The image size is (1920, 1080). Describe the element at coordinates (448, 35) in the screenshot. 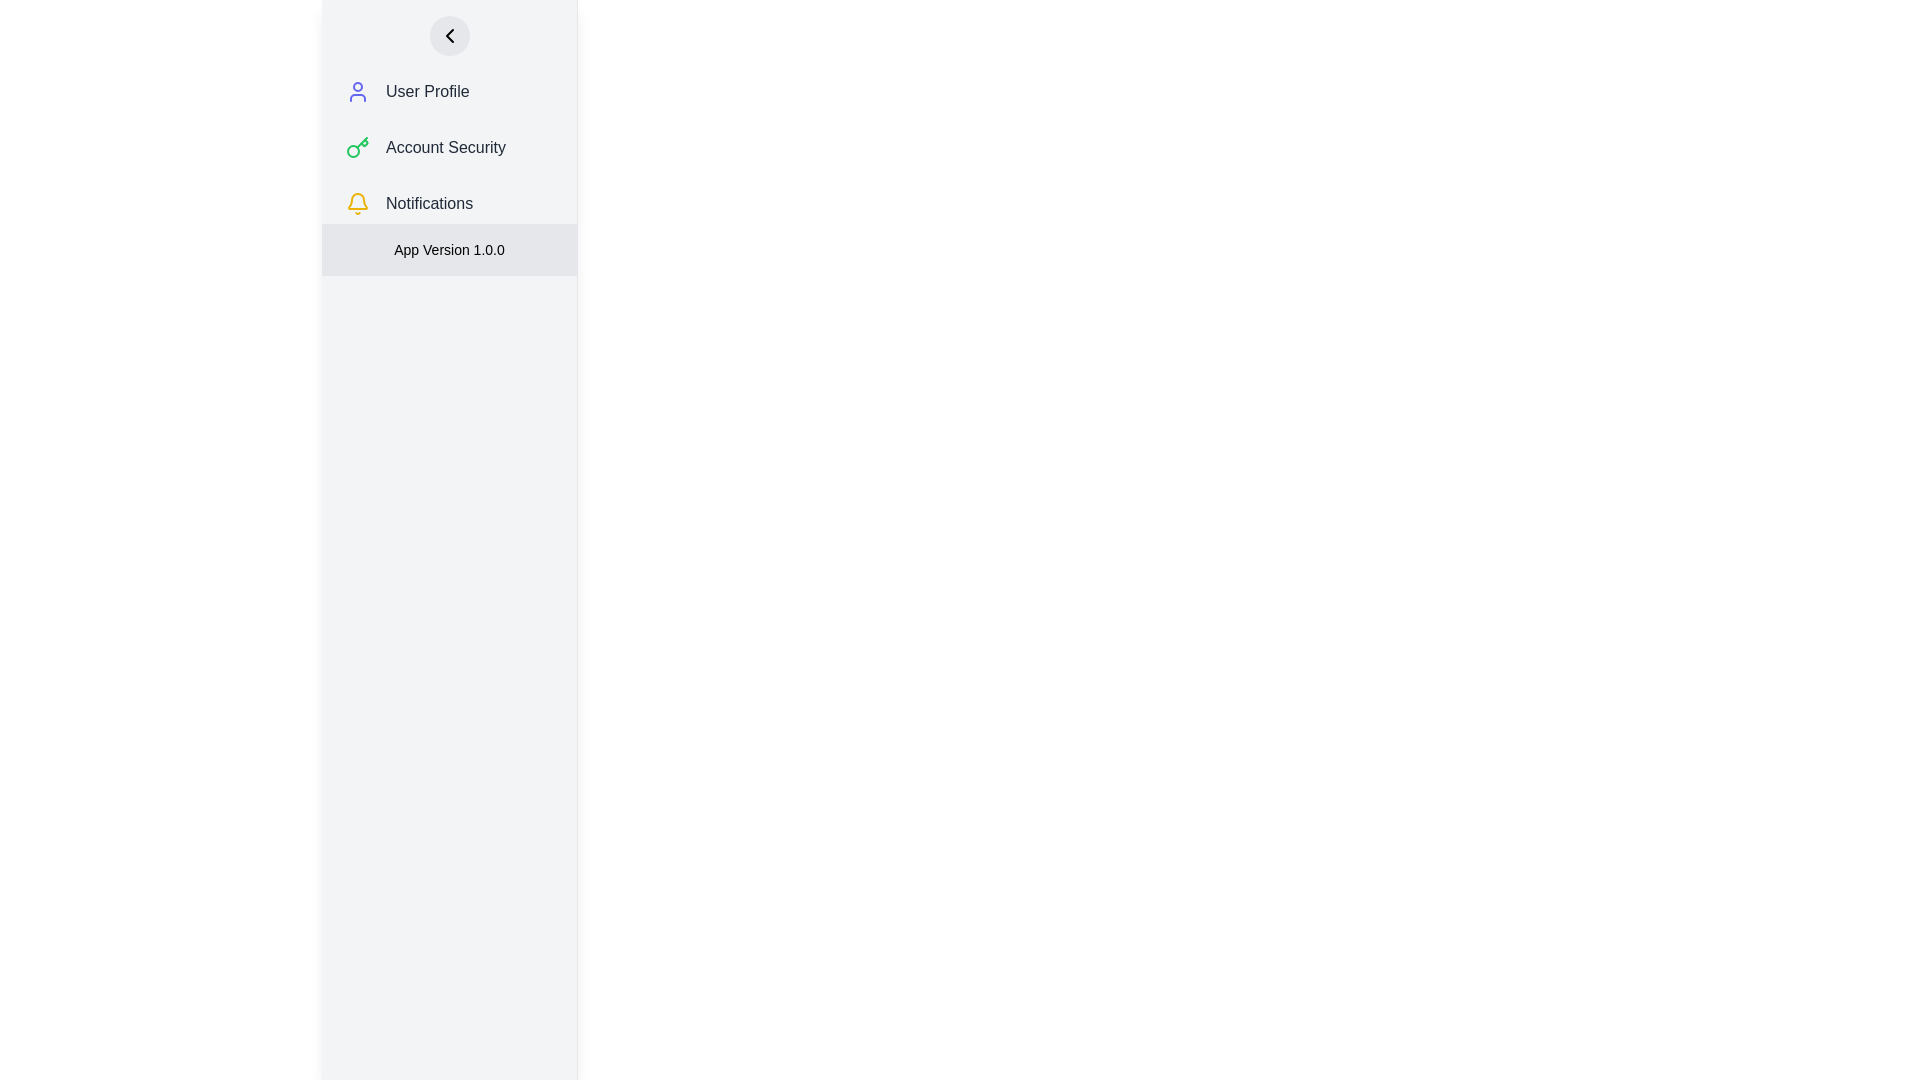

I see `the navigation icon located at the top-left corner of the left panel` at that location.